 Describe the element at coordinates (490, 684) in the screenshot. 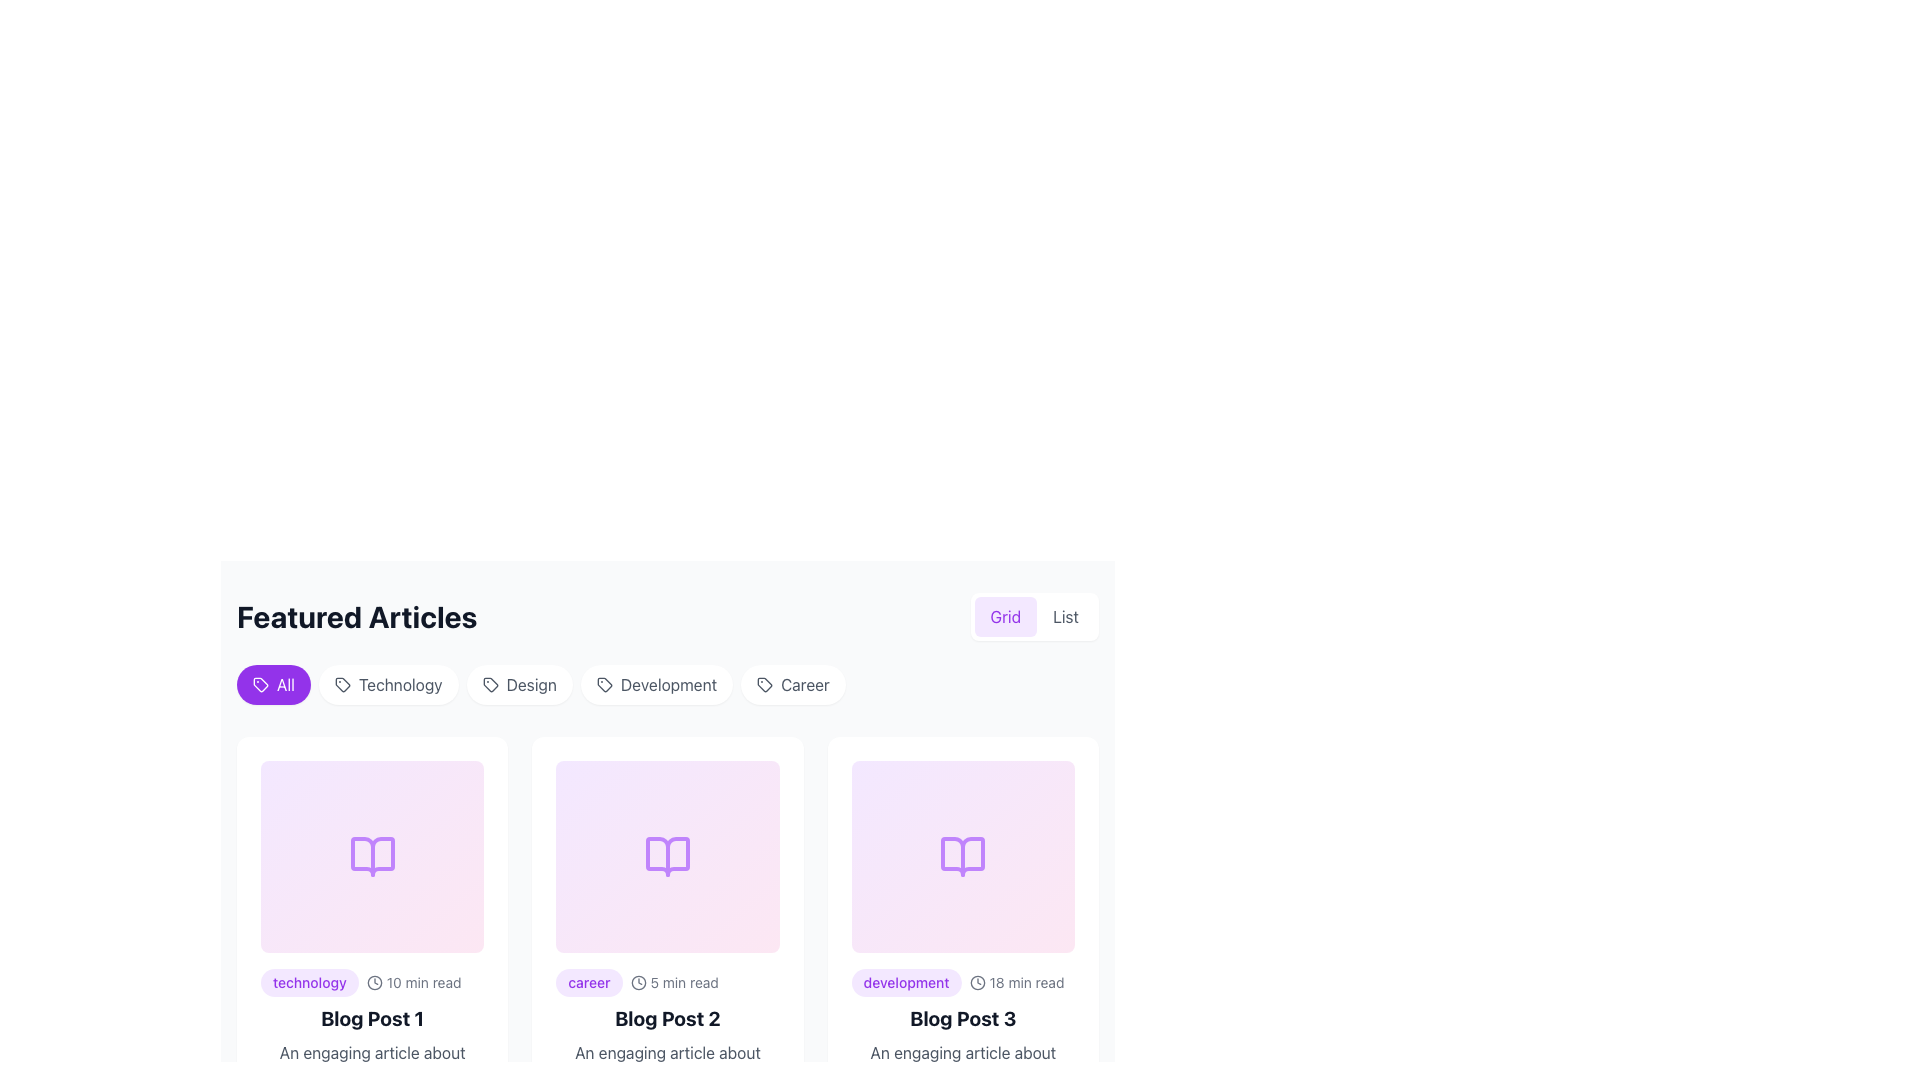

I see `the tag icon located to the left of the 'Design' text within the pill-shaped button on the horizontal navigation bar of the 'Featured Articles' section` at that location.